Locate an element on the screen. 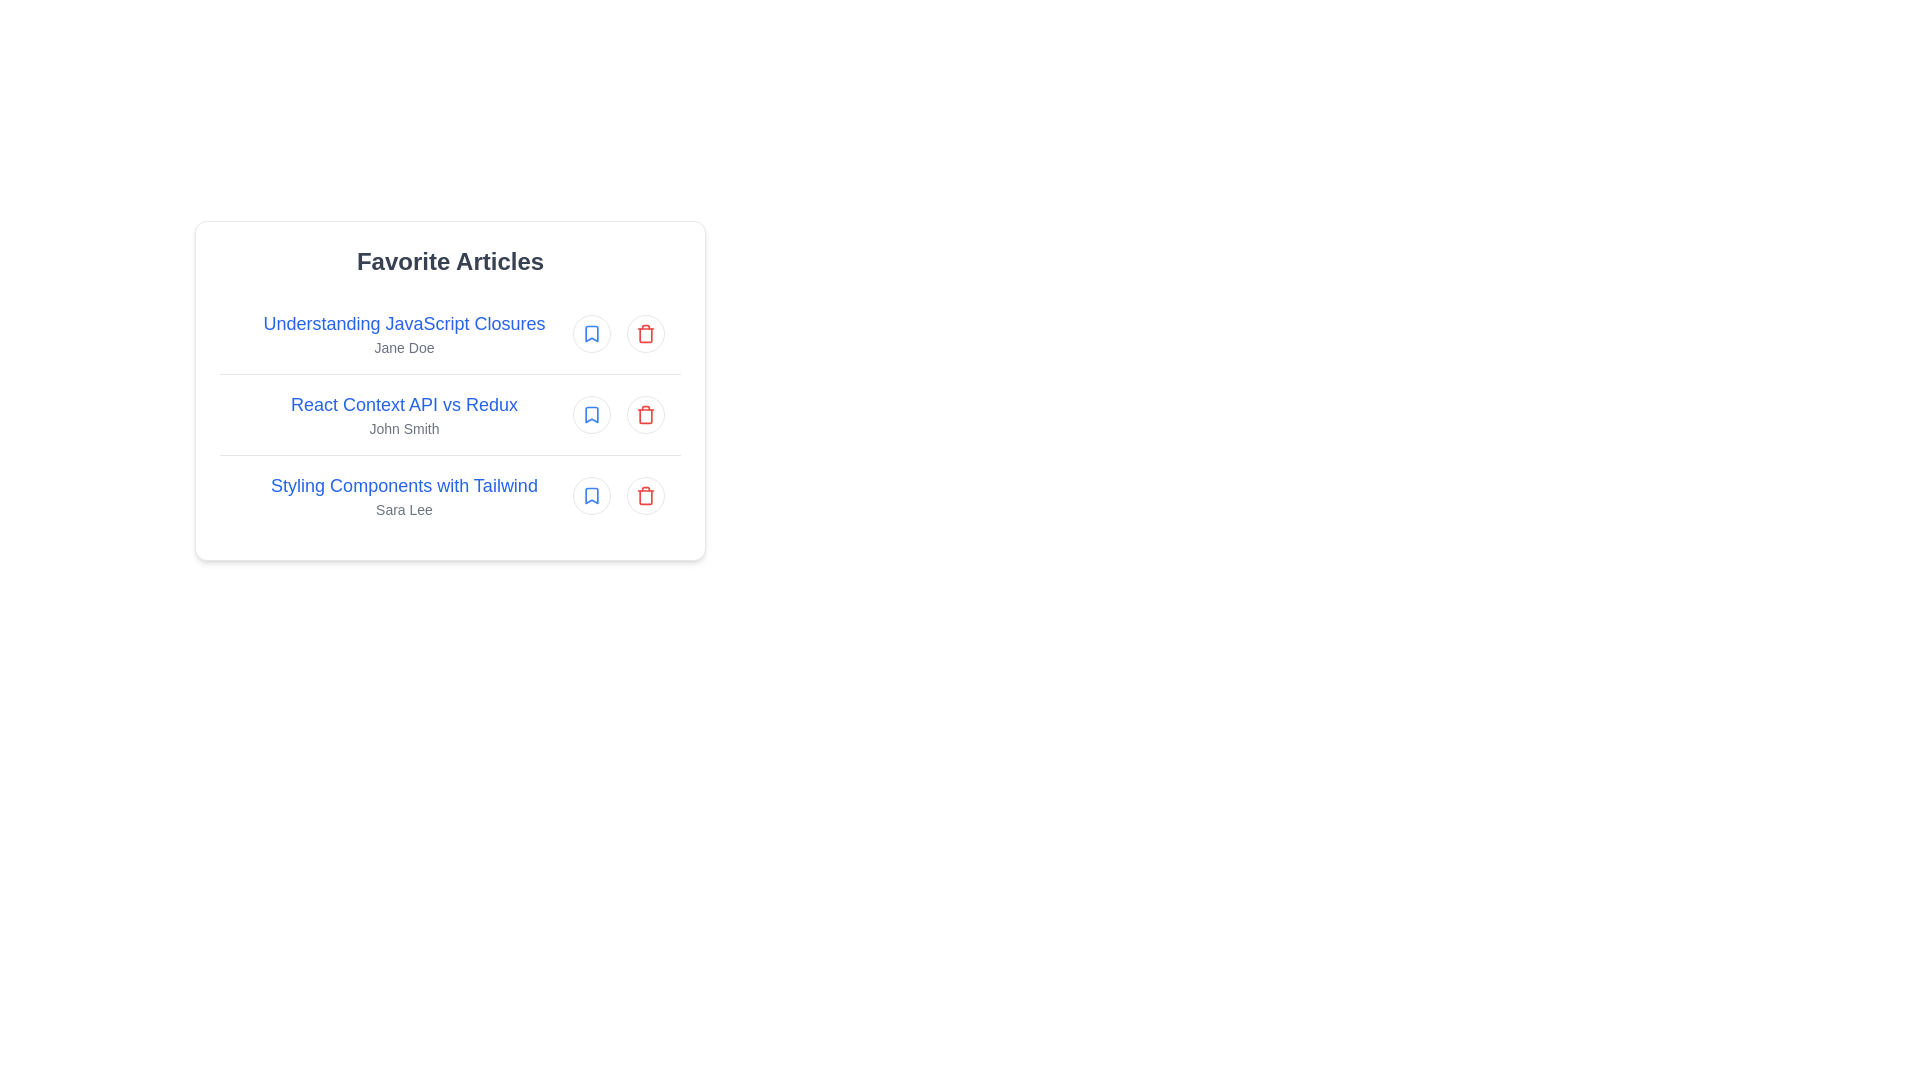 This screenshot has height=1080, width=1920. the delete icon for the article titled Understanding JavaScript Closures is located at coordinates (646, 333).